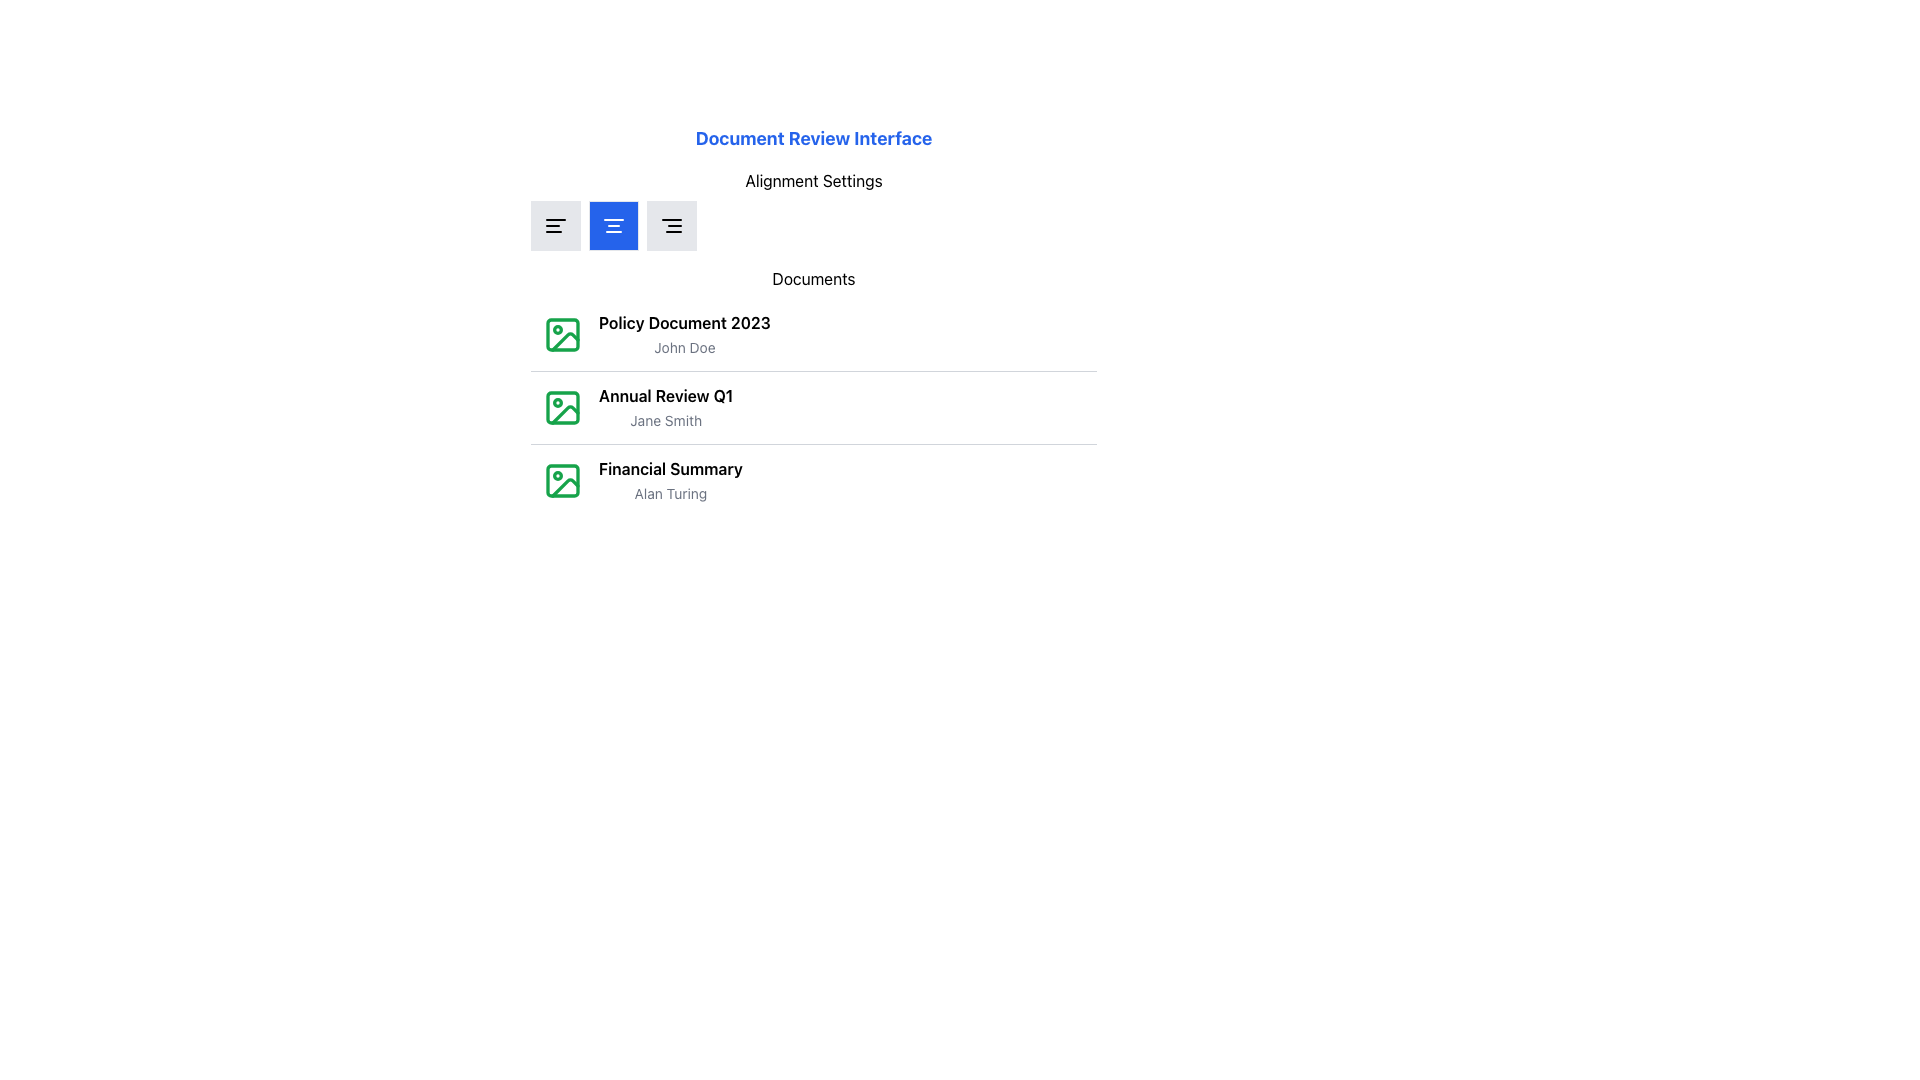 Image resolution: width=1920 pixels, height=1080 pixels. Describe the element at coordinates (561, 334) in the screenshot. I see `the green outlined landscape picture icon to the left of the text 'Policy Document 2023' in the document list` at that location.